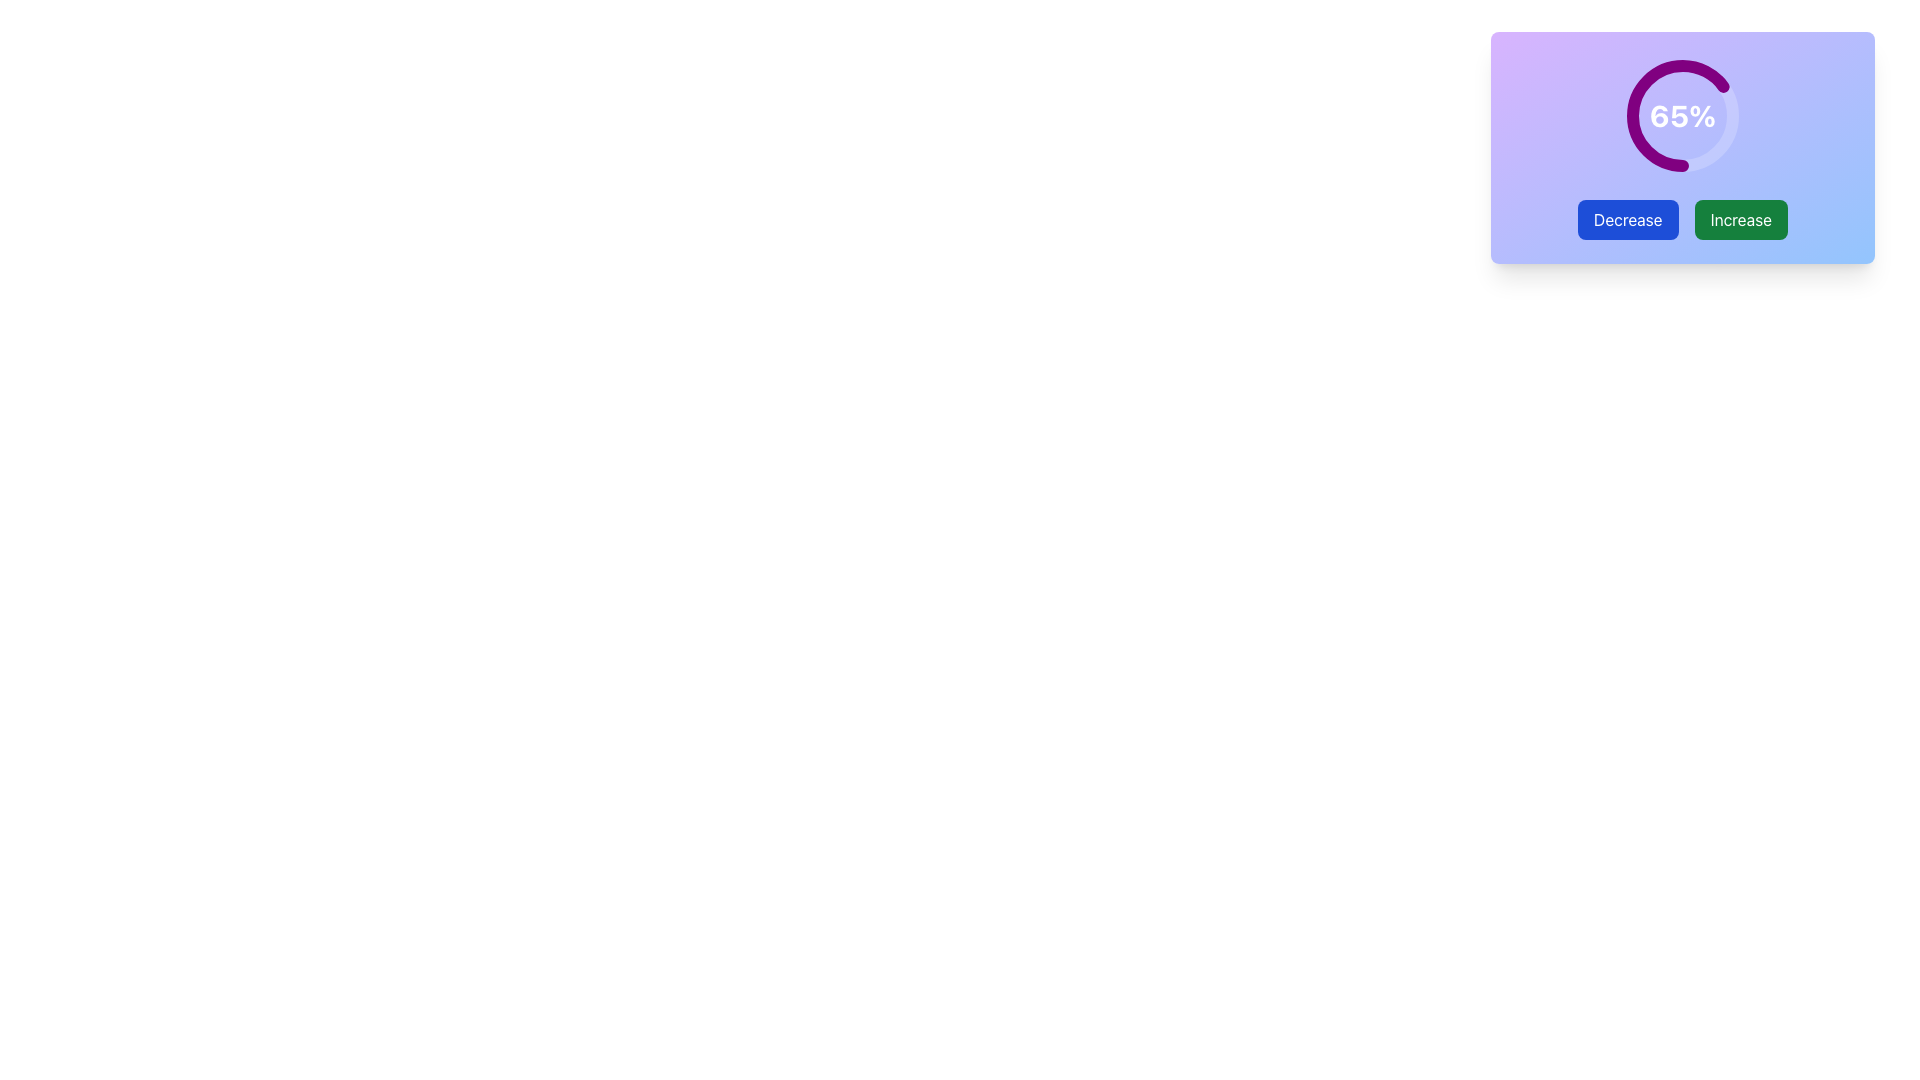 This screenshot has width=1920, height=1080. I want to click on the button group containing 'Decrease' (blue) and 'Increase' (green) buttons to observe the hover effect, so click(1682, 219).